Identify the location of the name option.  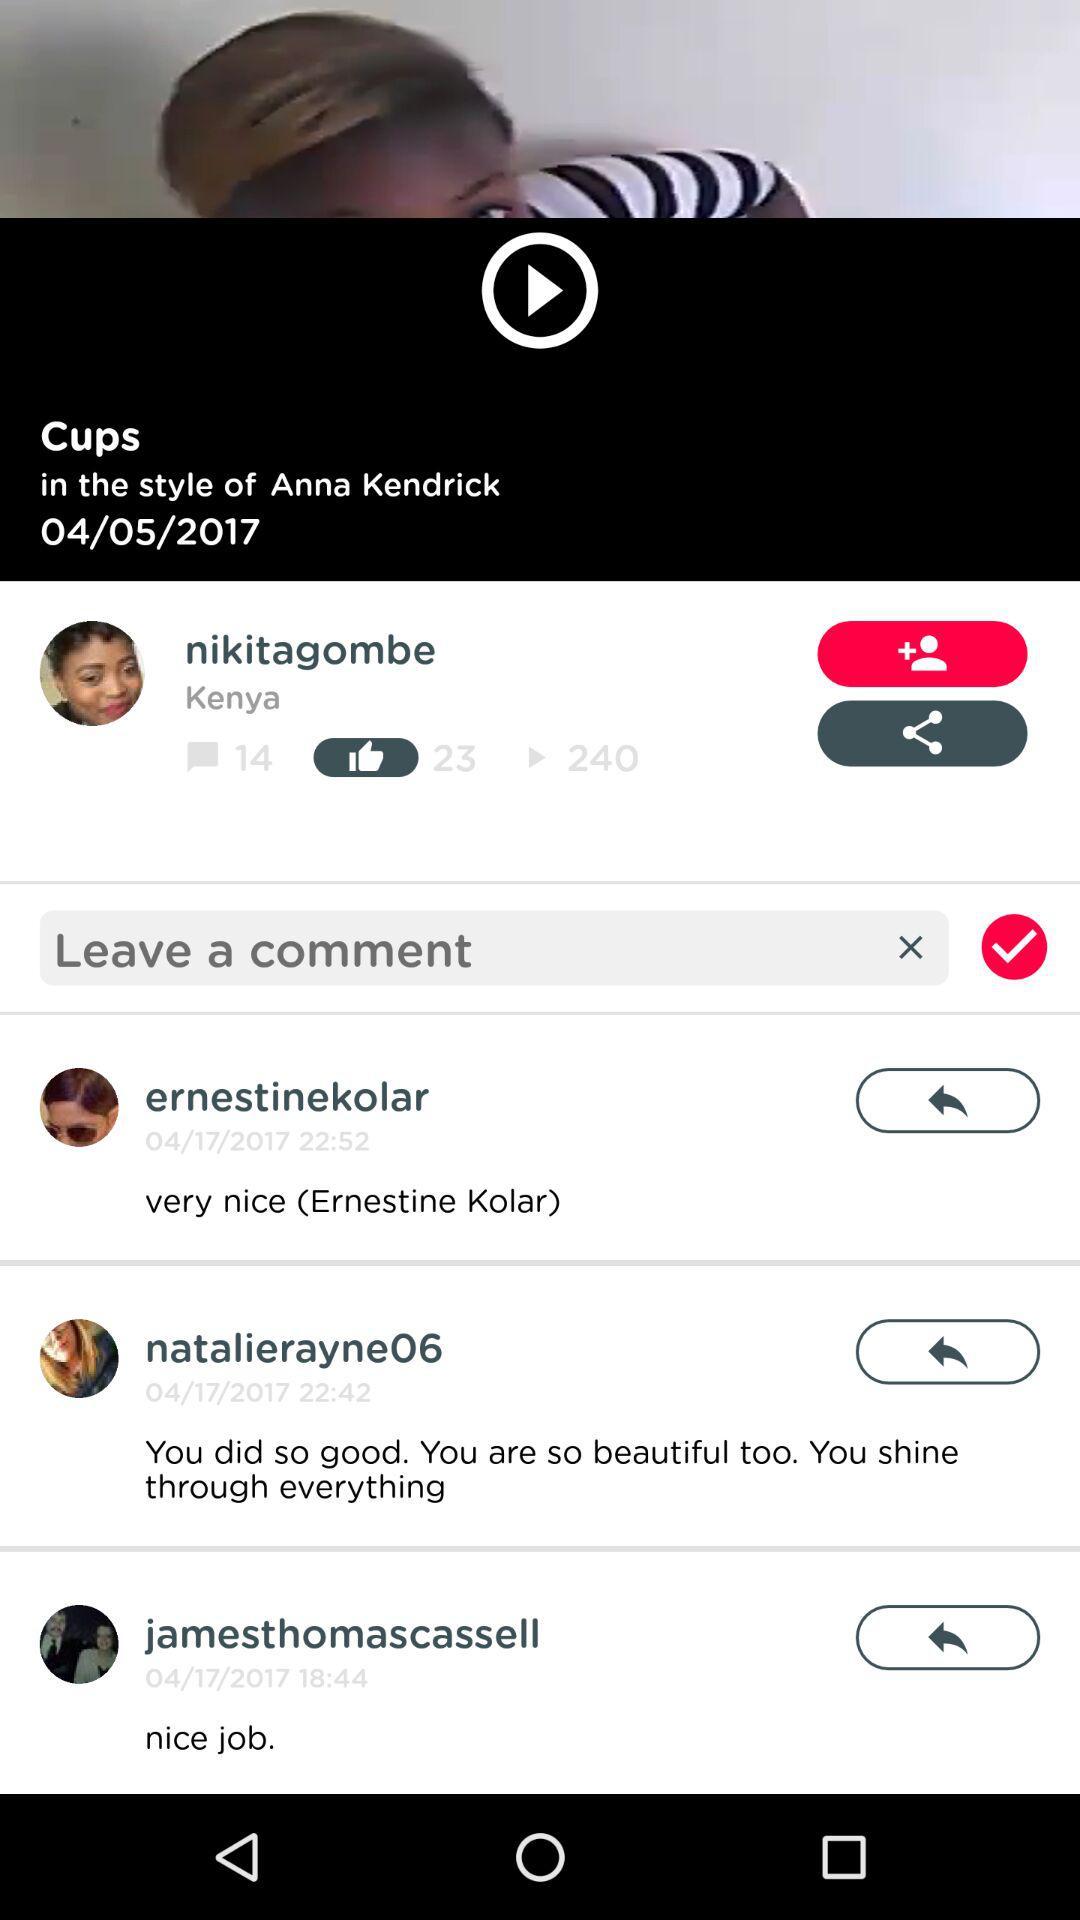
(78, 1644).